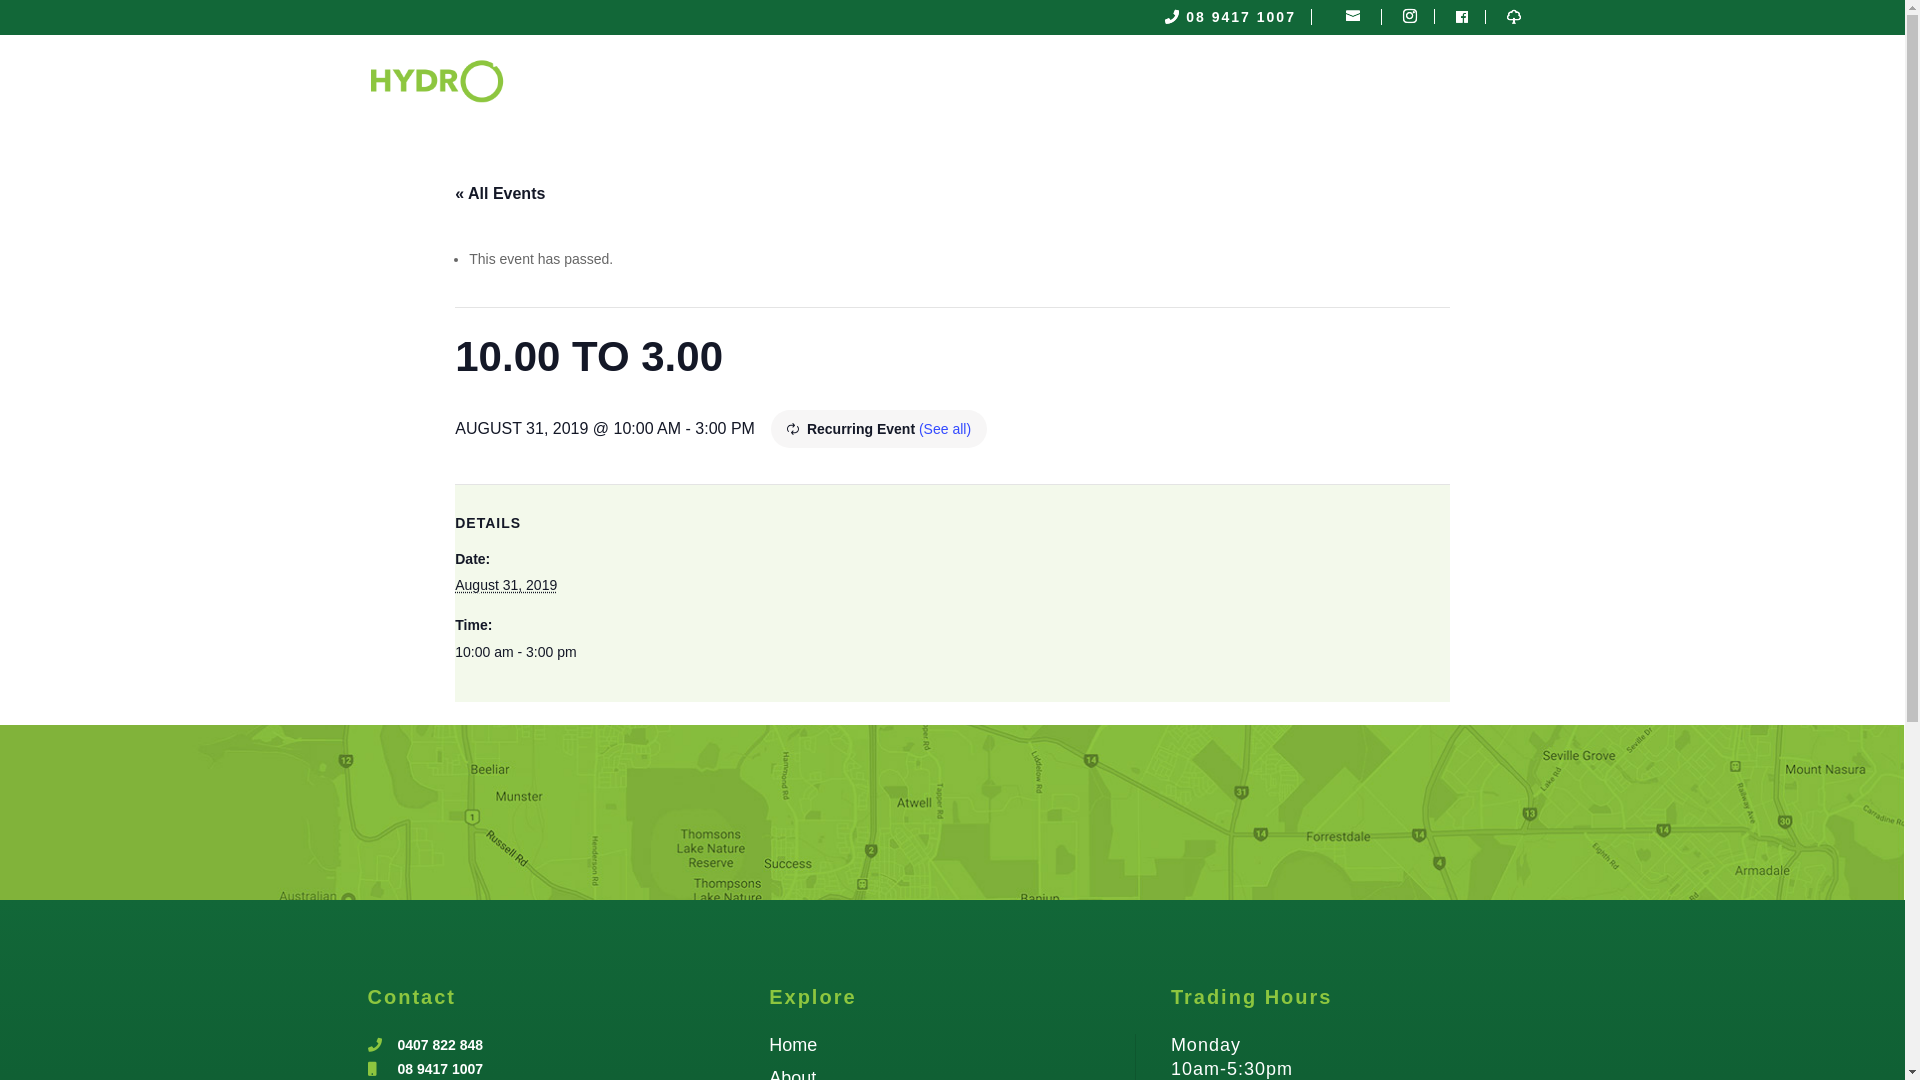 The height and width of the screenshot is (1080, 1920). Describe the element at coordinates (440, 1044) in the screenshot. I see `'0407 822 848'` at that location.